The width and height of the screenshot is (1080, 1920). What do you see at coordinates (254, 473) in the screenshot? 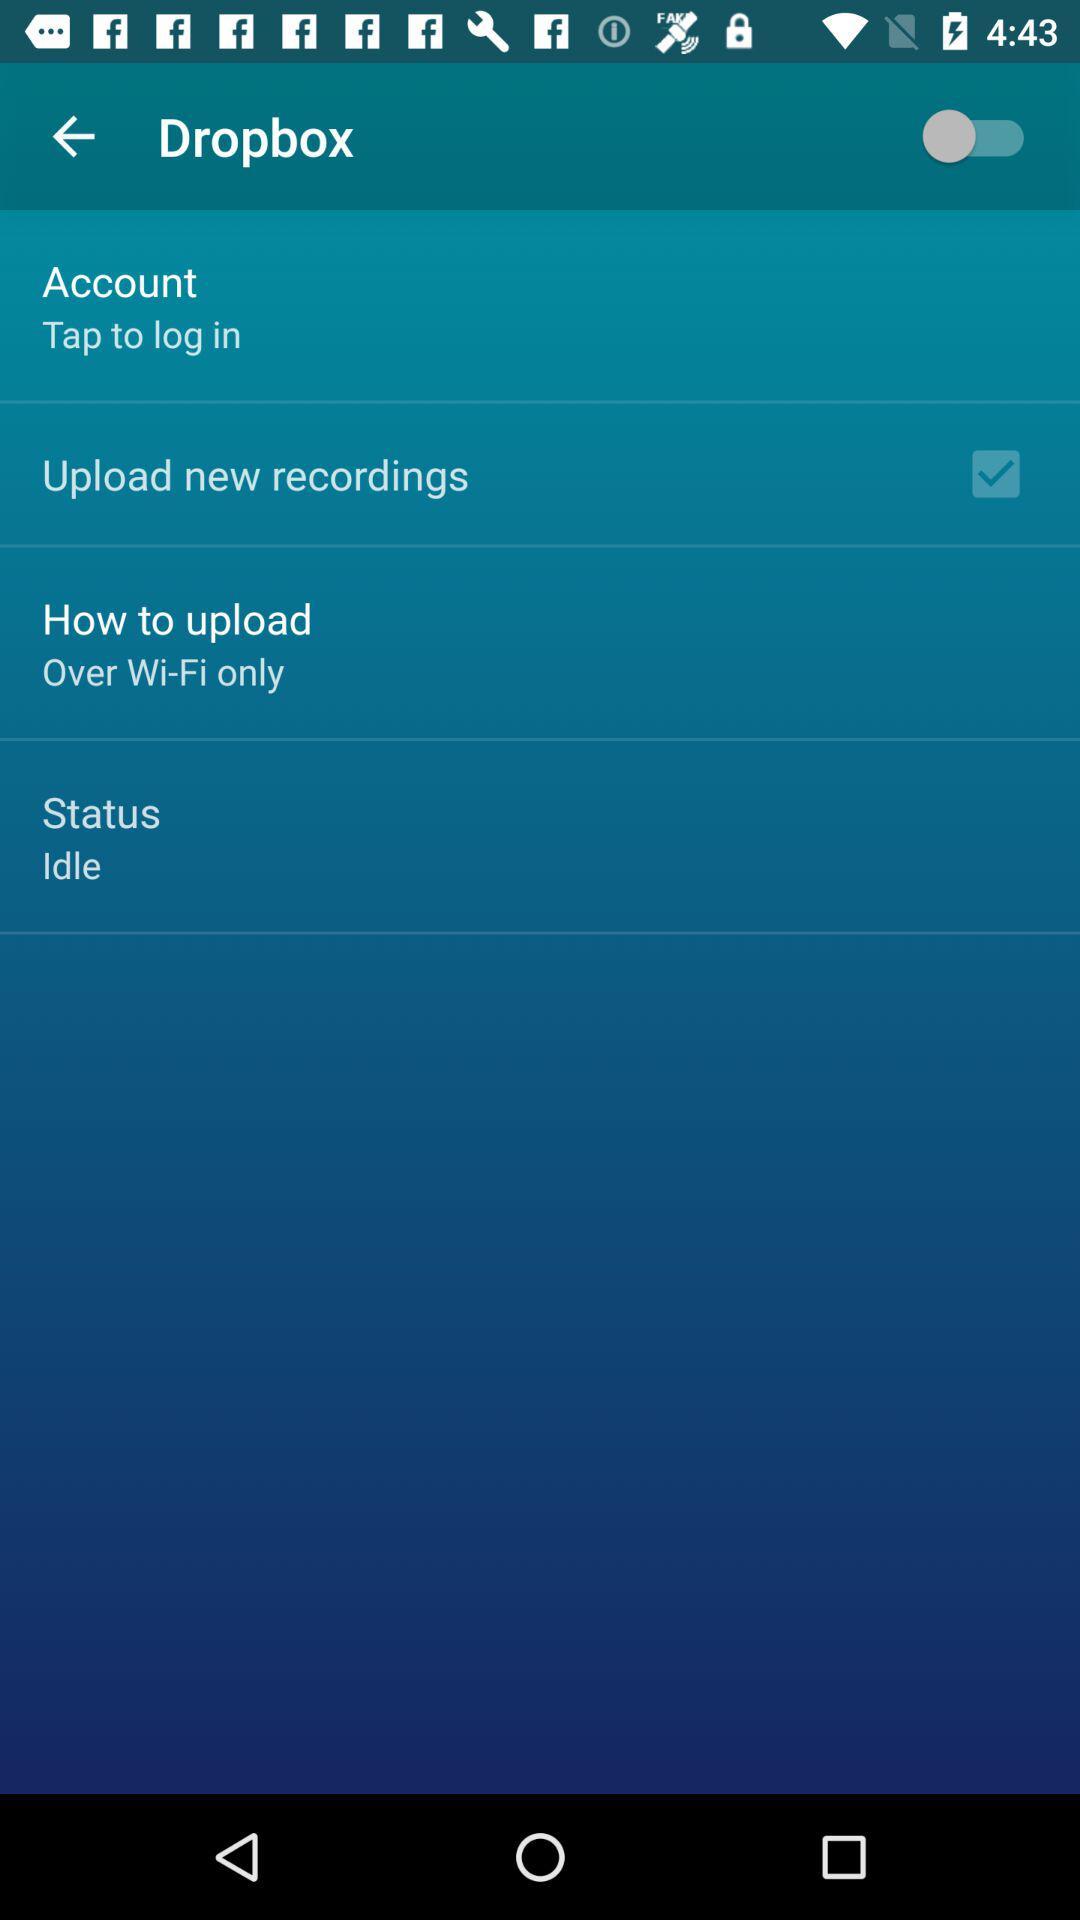
I see `item below the tap to log` at bounding box center [254, 473].